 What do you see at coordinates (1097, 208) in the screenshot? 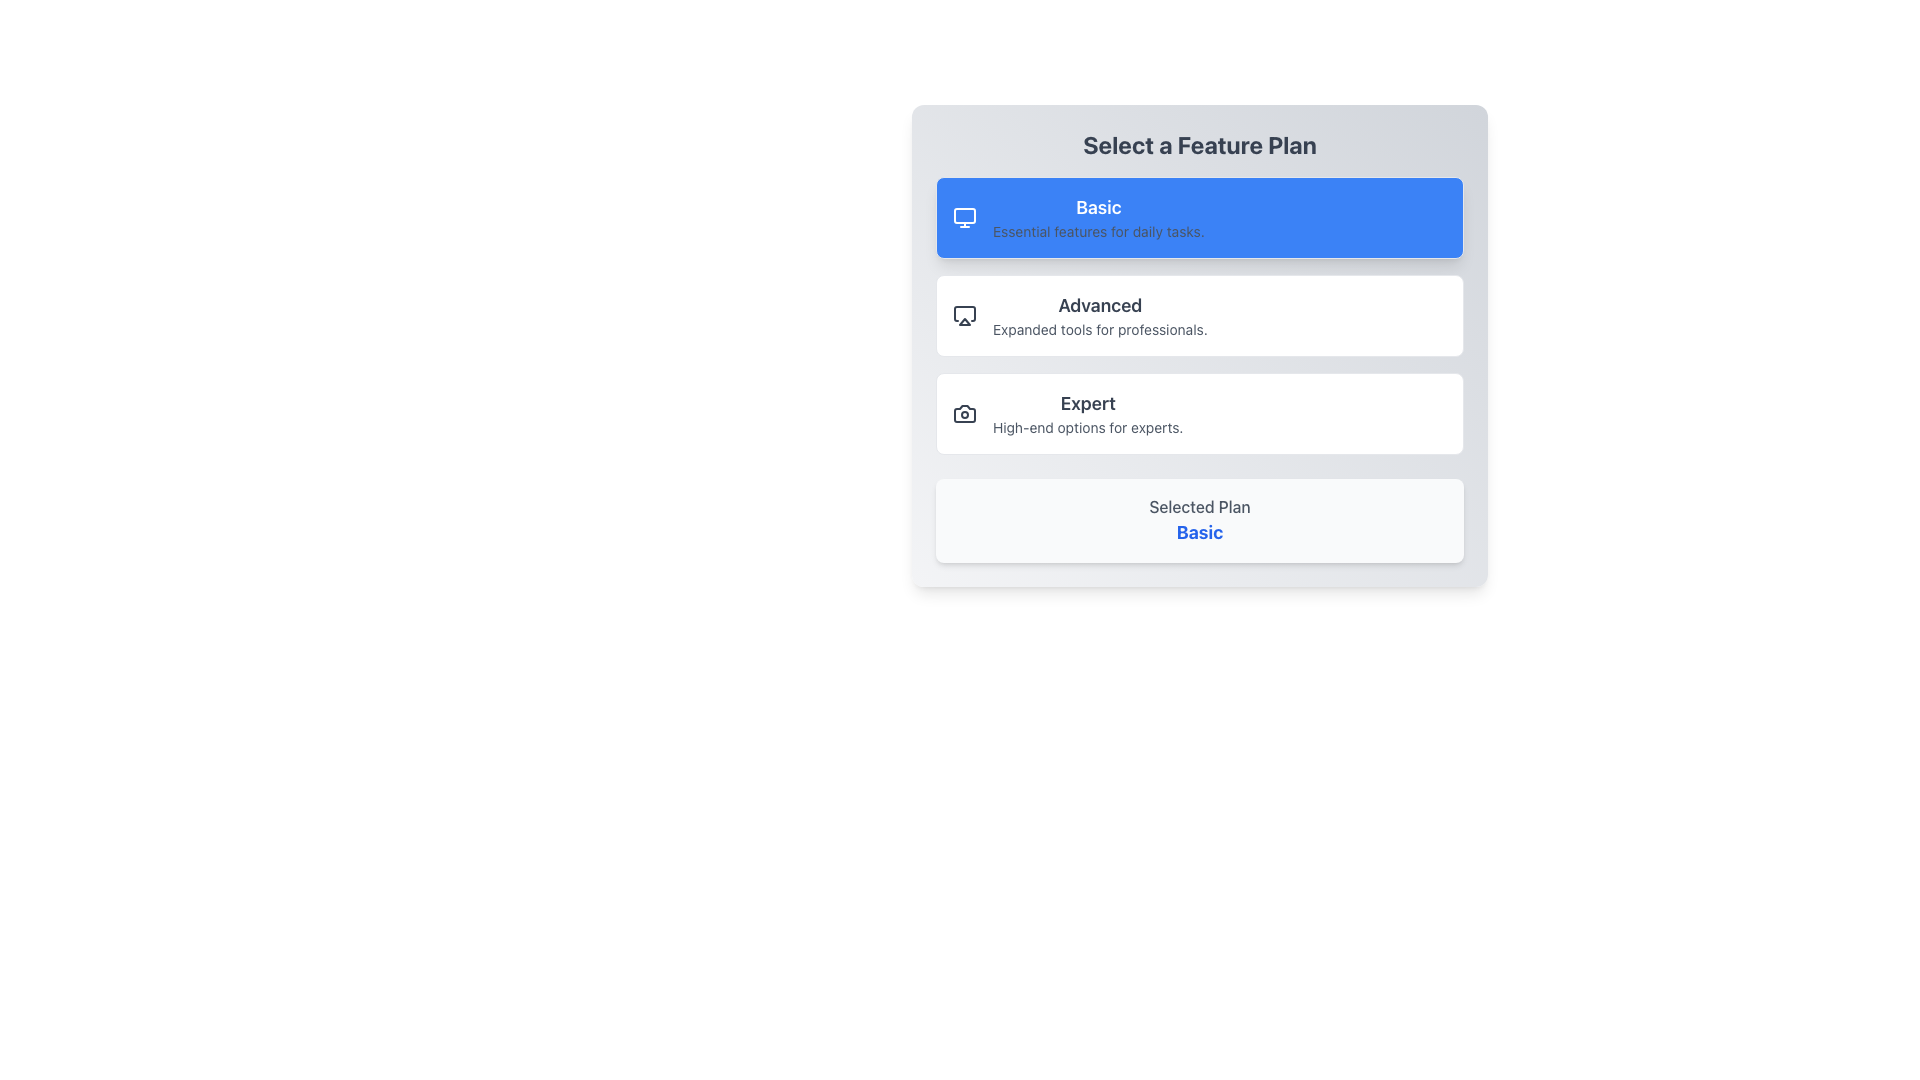
I see `the 'Basic' feature plan text label, which serves as a heading to distinguish this option from others in the feature selection panel` at bounding box center [1097, 208].